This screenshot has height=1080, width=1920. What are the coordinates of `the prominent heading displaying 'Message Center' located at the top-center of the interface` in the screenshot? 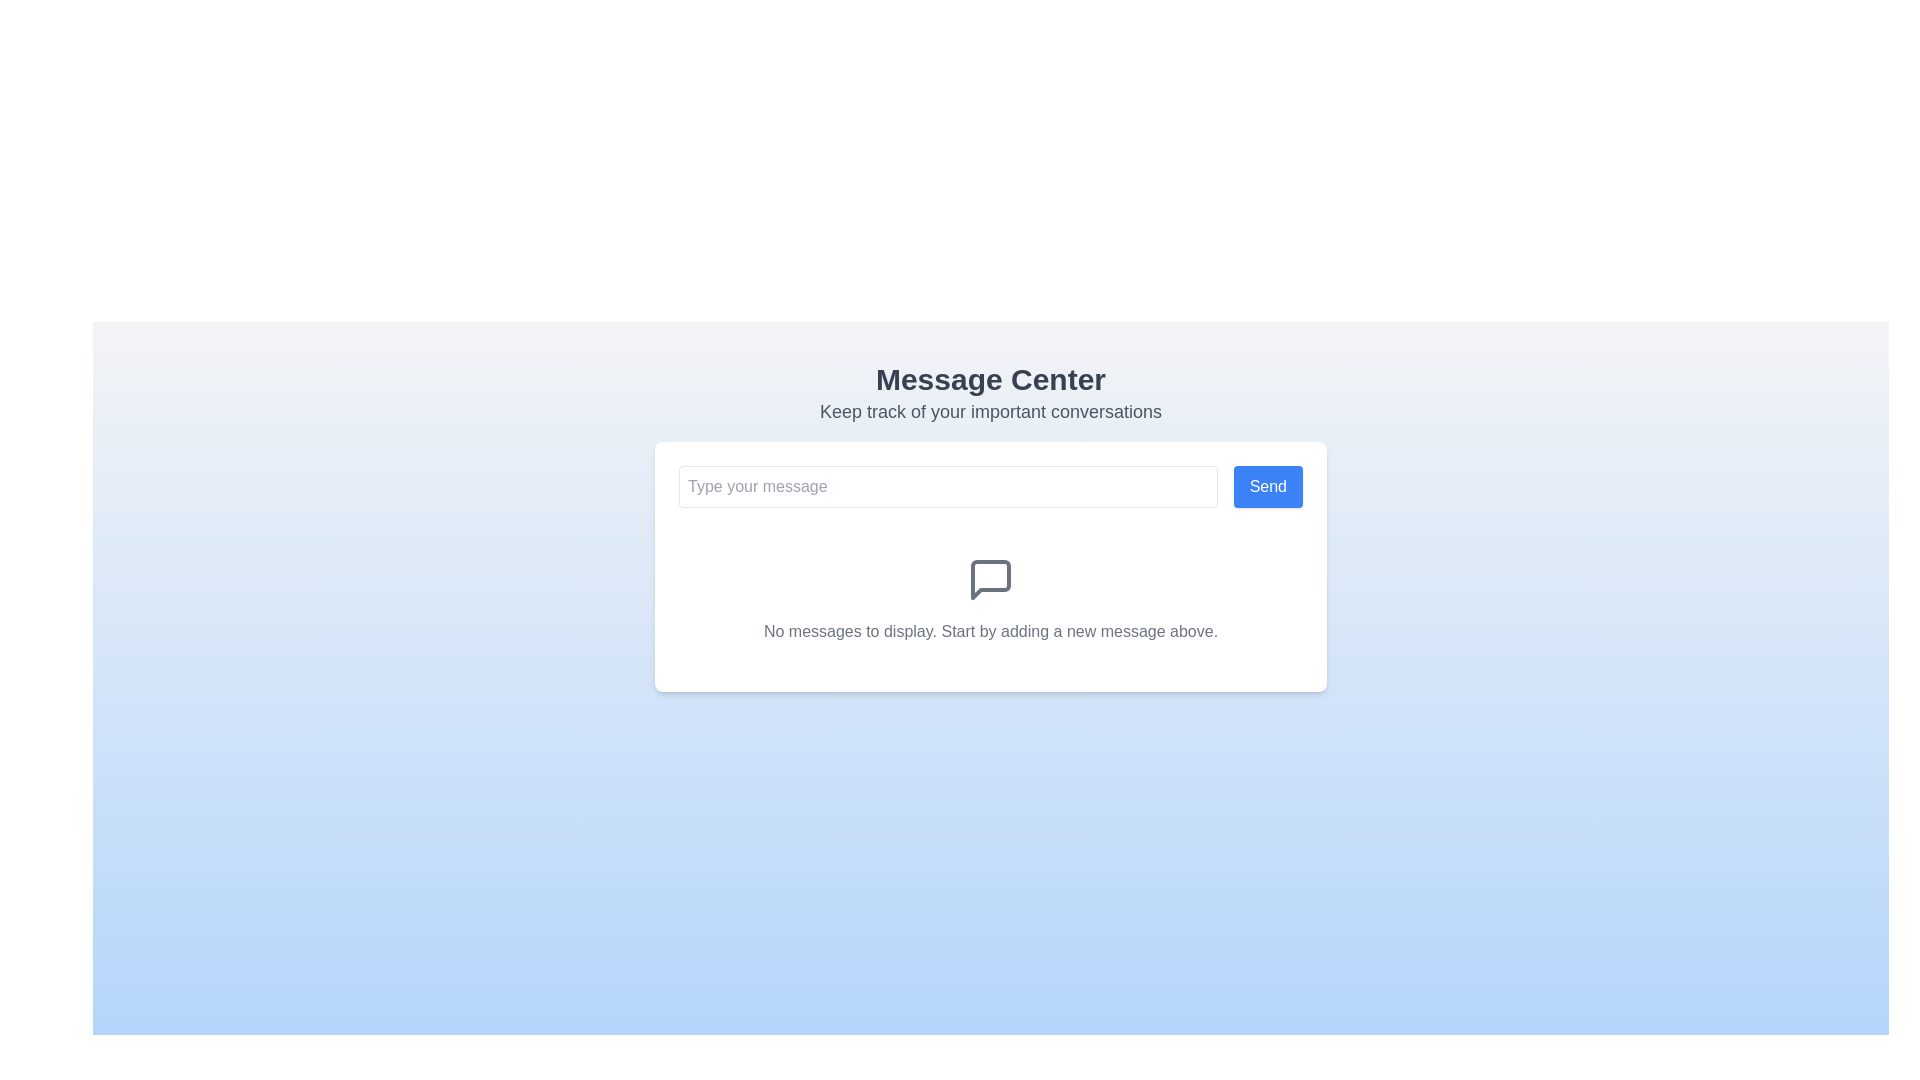 It's located at (990, 380).